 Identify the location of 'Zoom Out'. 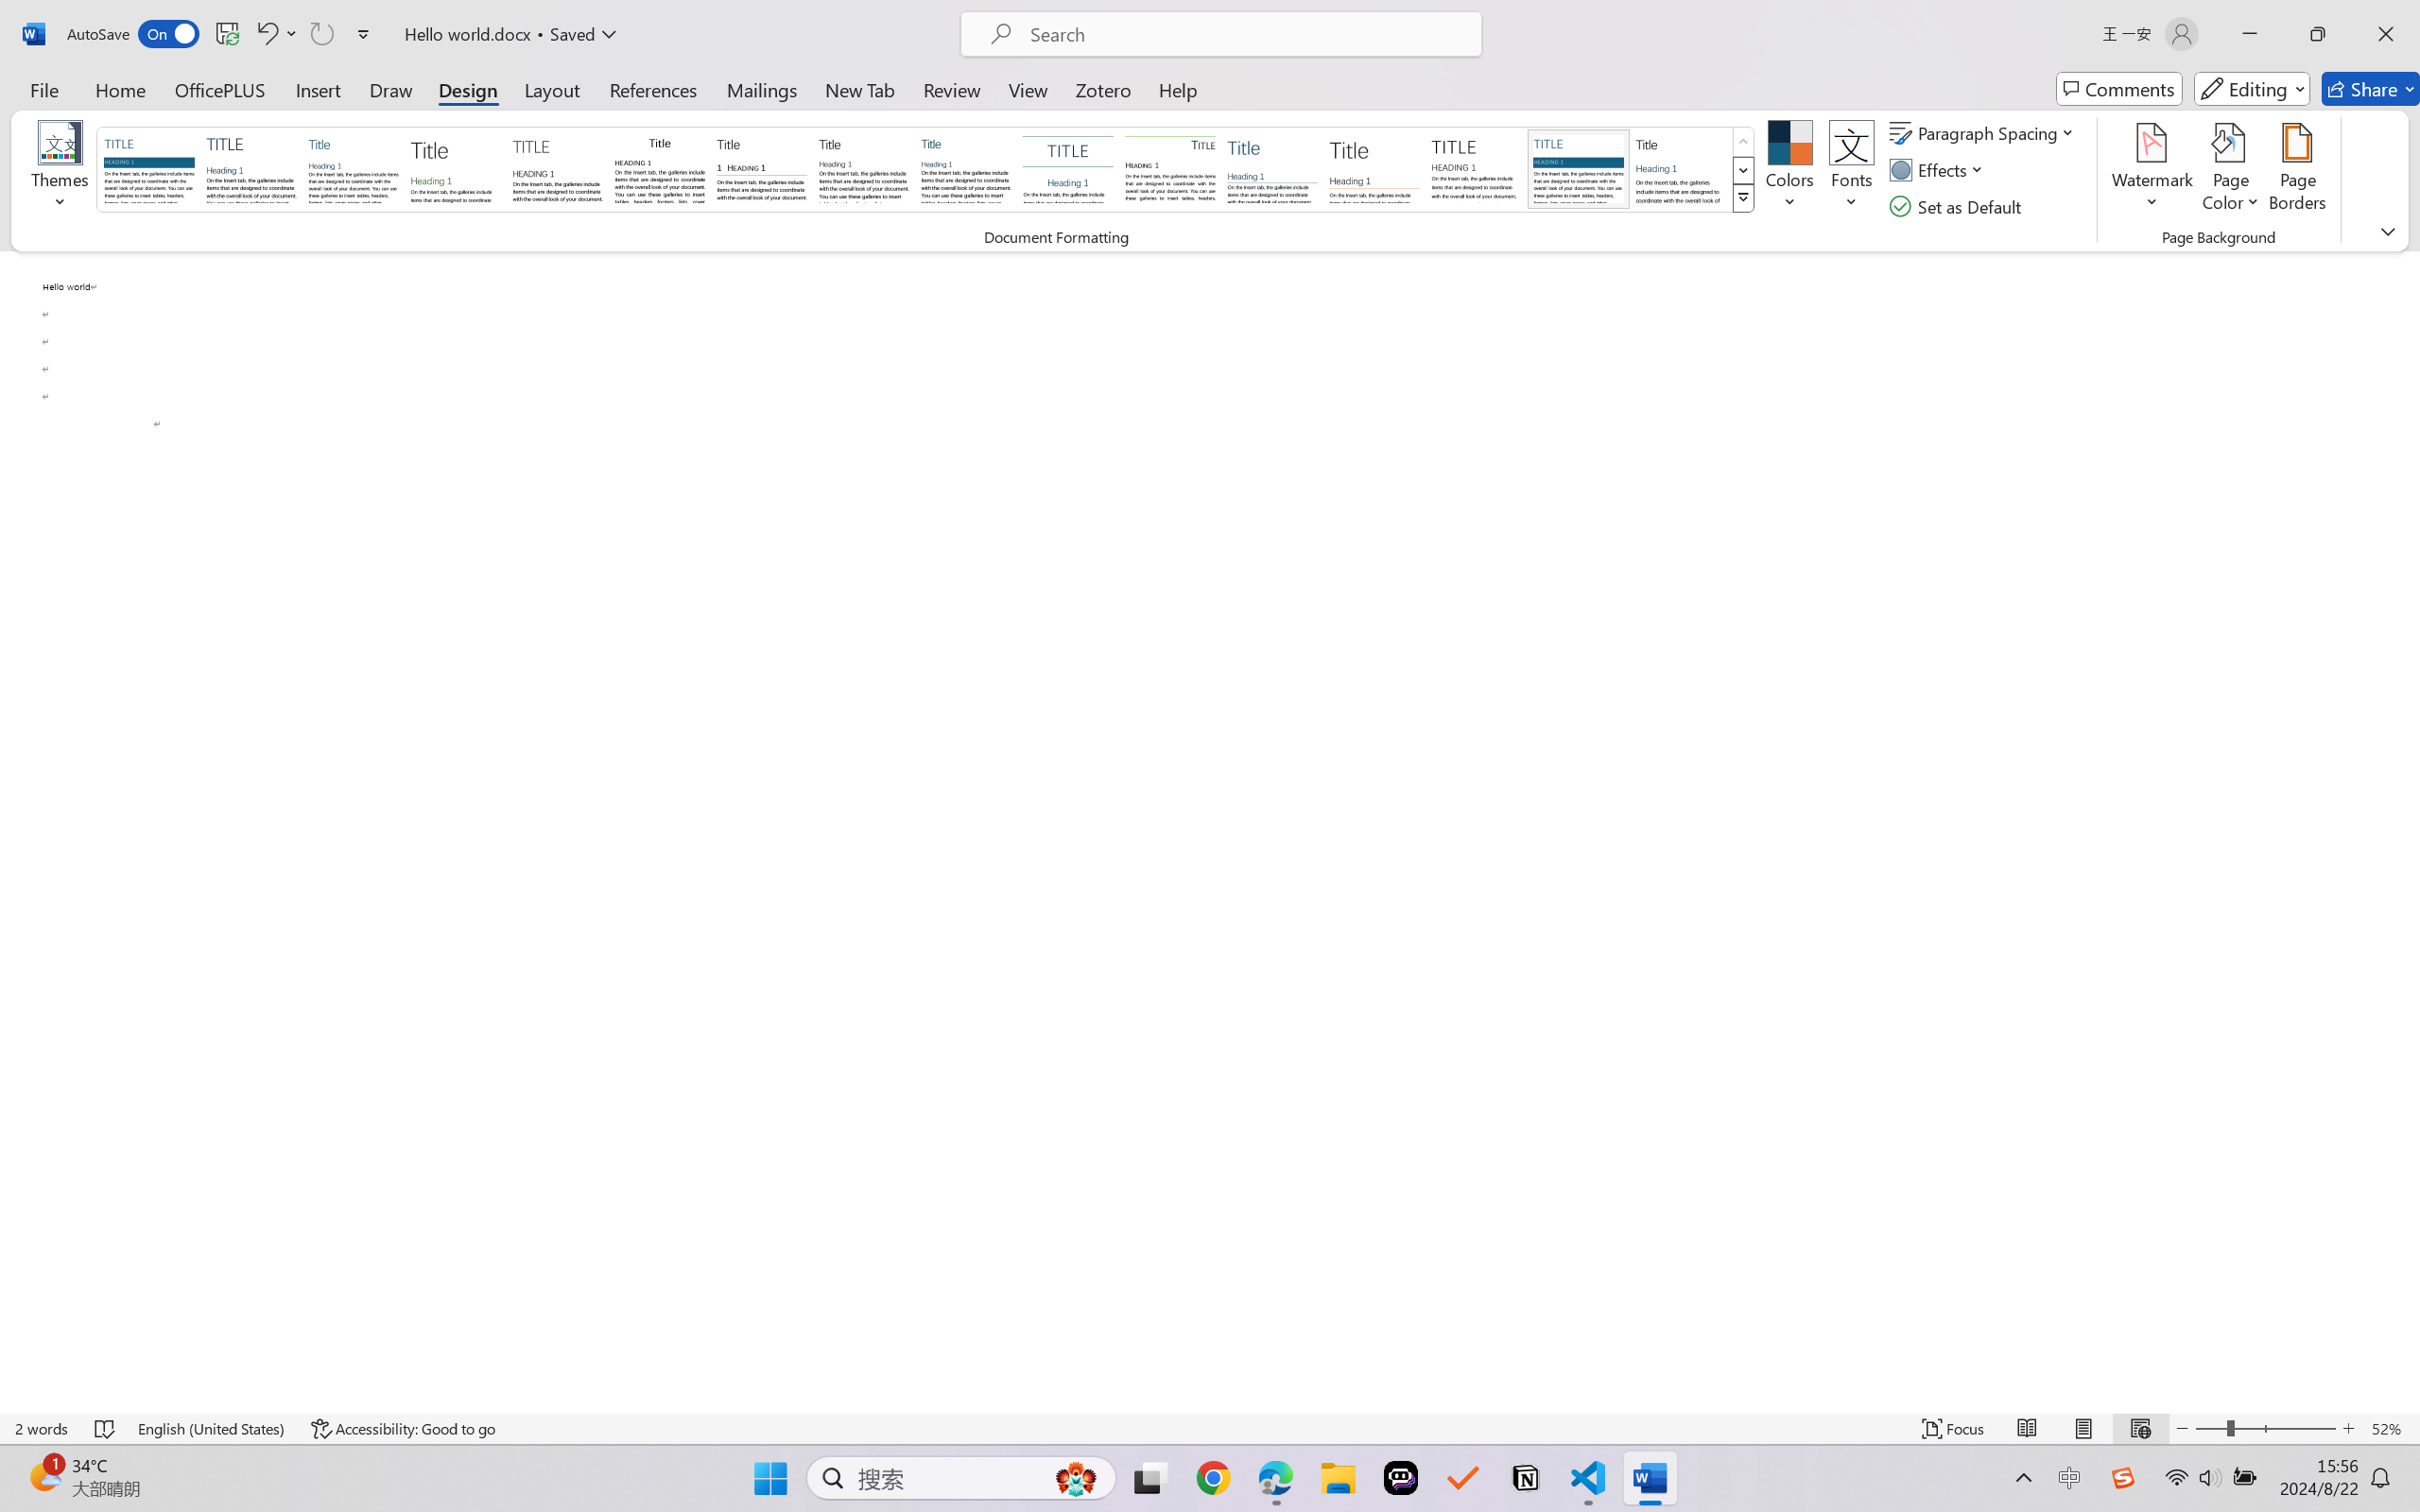
(2210, 1428).